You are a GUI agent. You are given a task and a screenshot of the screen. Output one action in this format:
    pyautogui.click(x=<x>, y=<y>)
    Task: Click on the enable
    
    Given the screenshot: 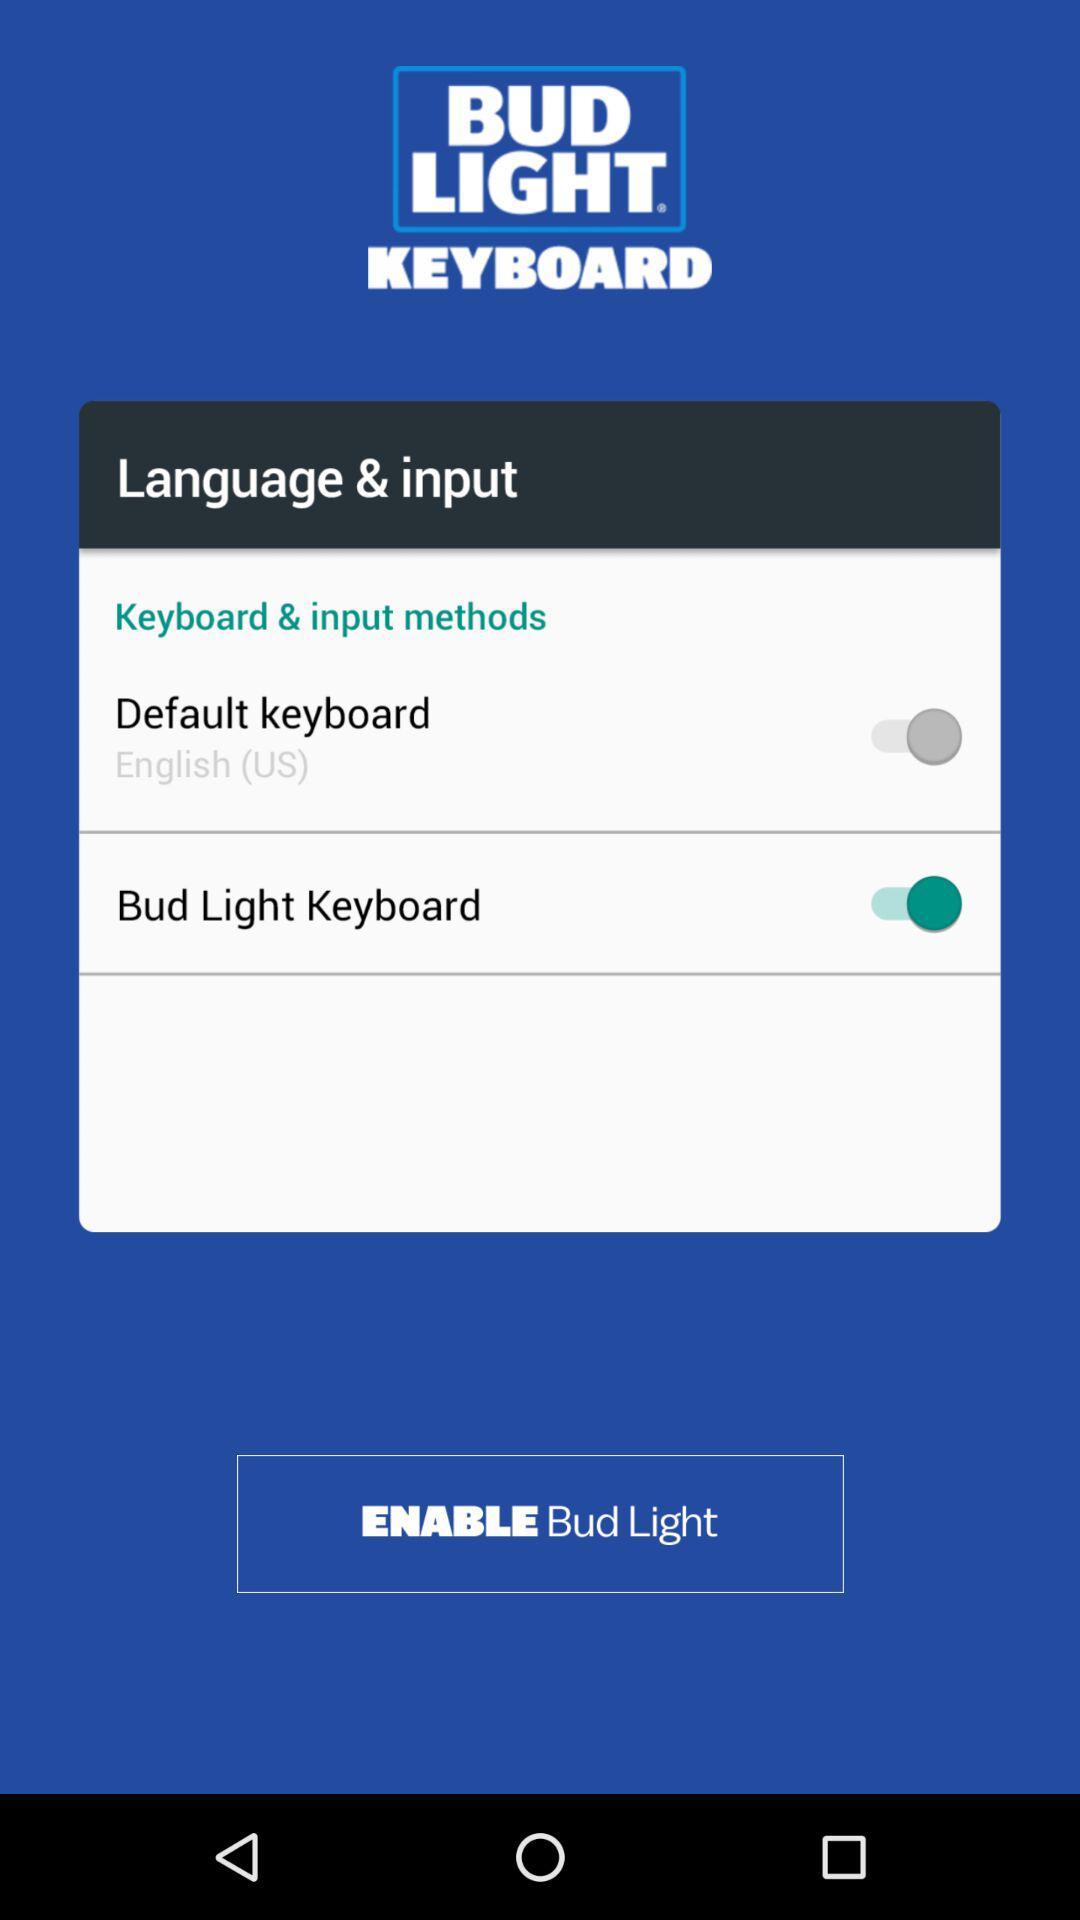 What is the action you would take?
    pyautogui.click(x=540, y=1522)
    